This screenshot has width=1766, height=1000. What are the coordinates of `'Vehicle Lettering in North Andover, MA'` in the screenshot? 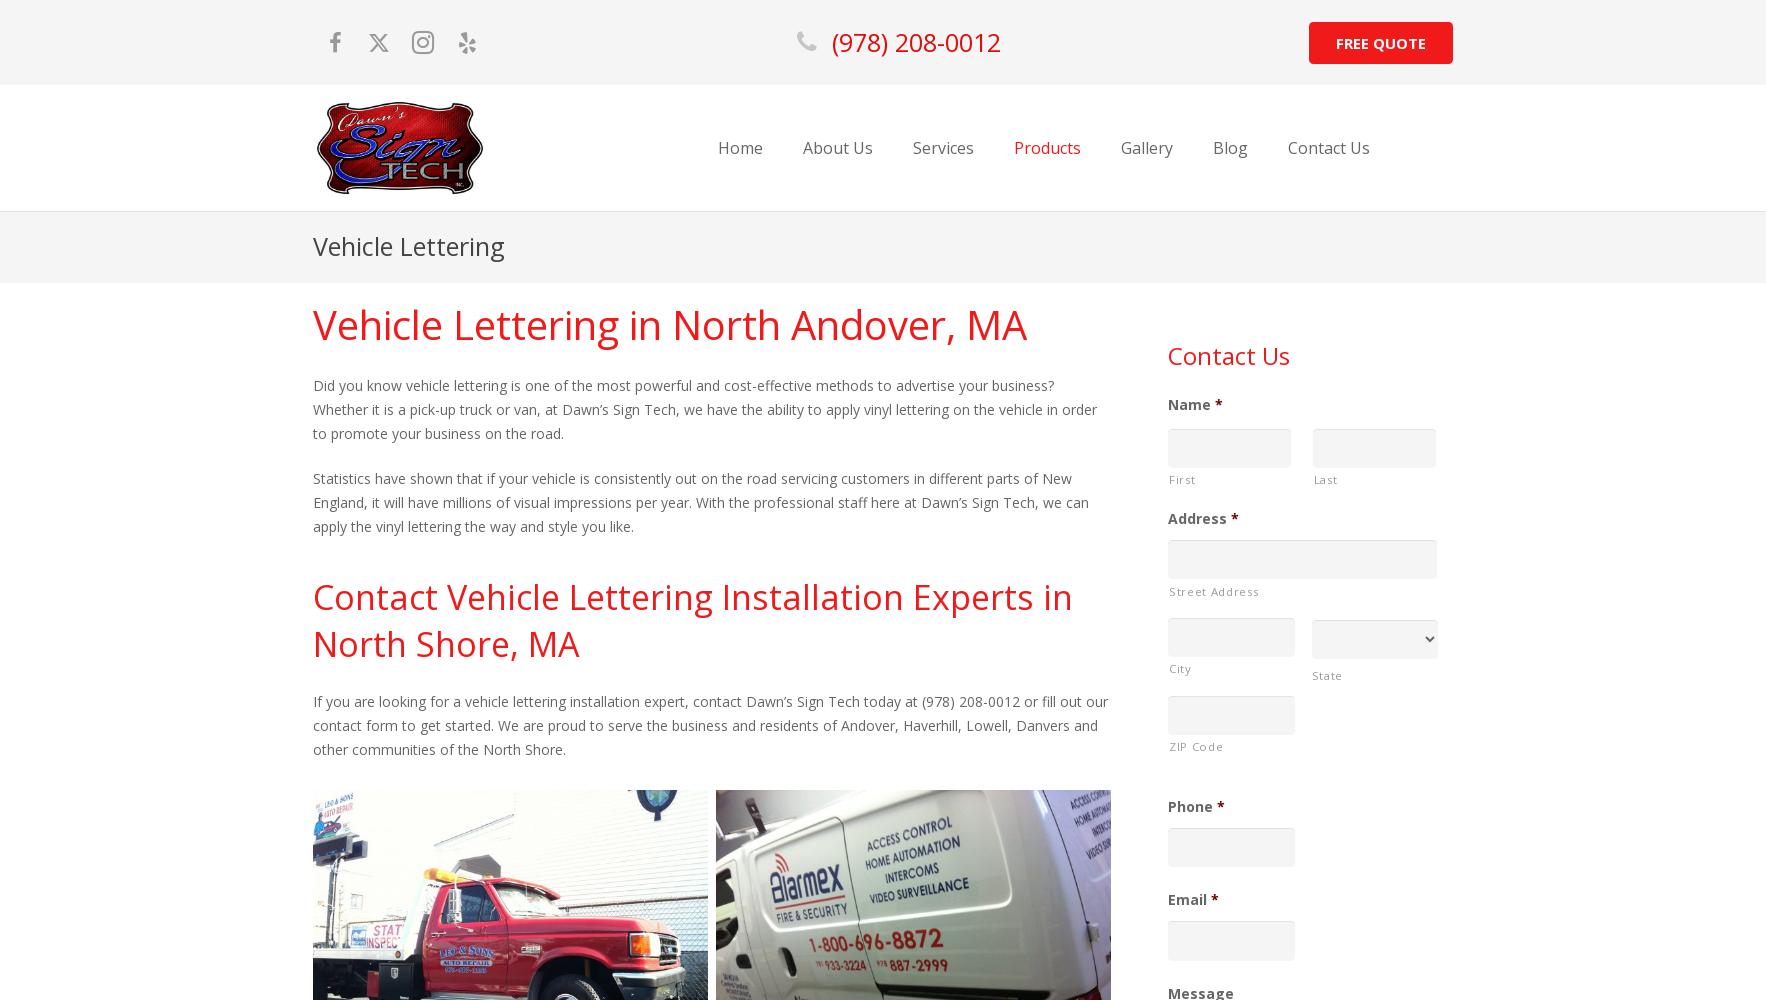 It's located at (670, 322).